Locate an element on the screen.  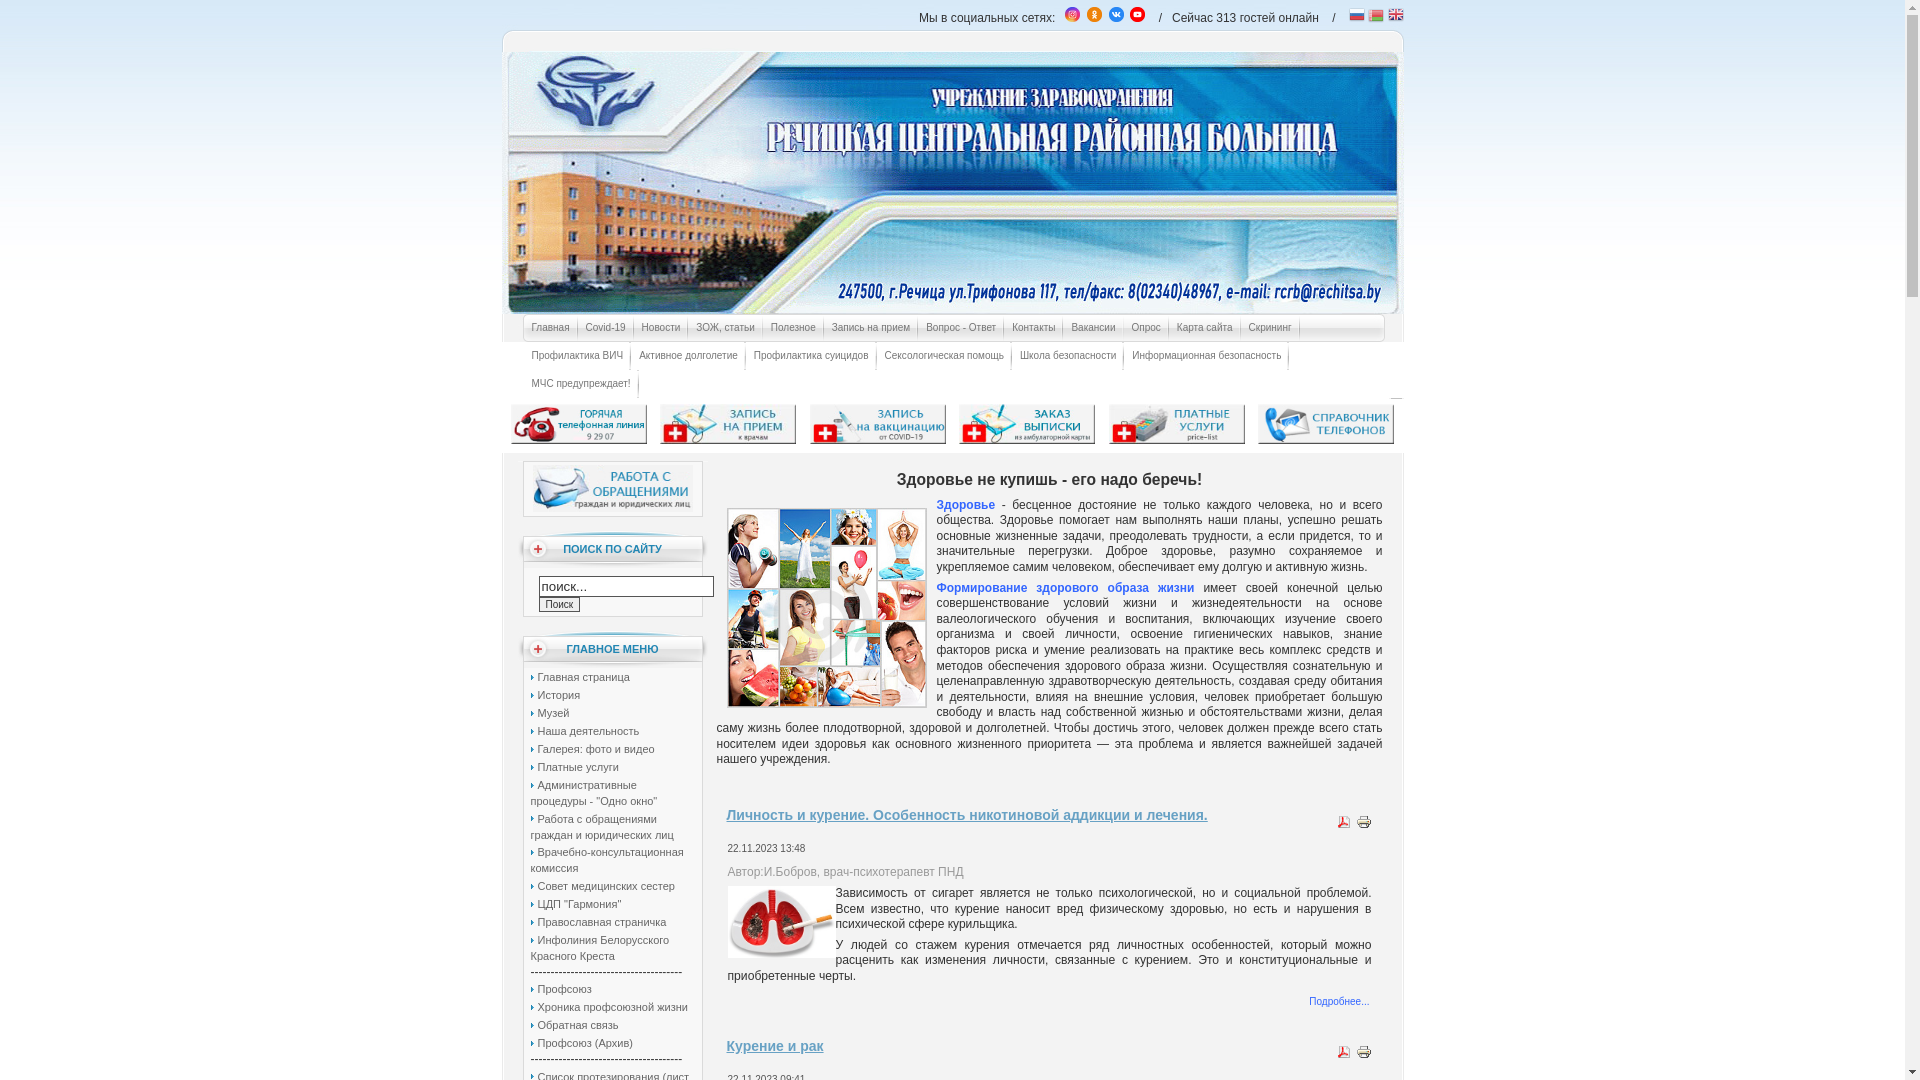
'PDF' is located at coordinates (1344, 825).